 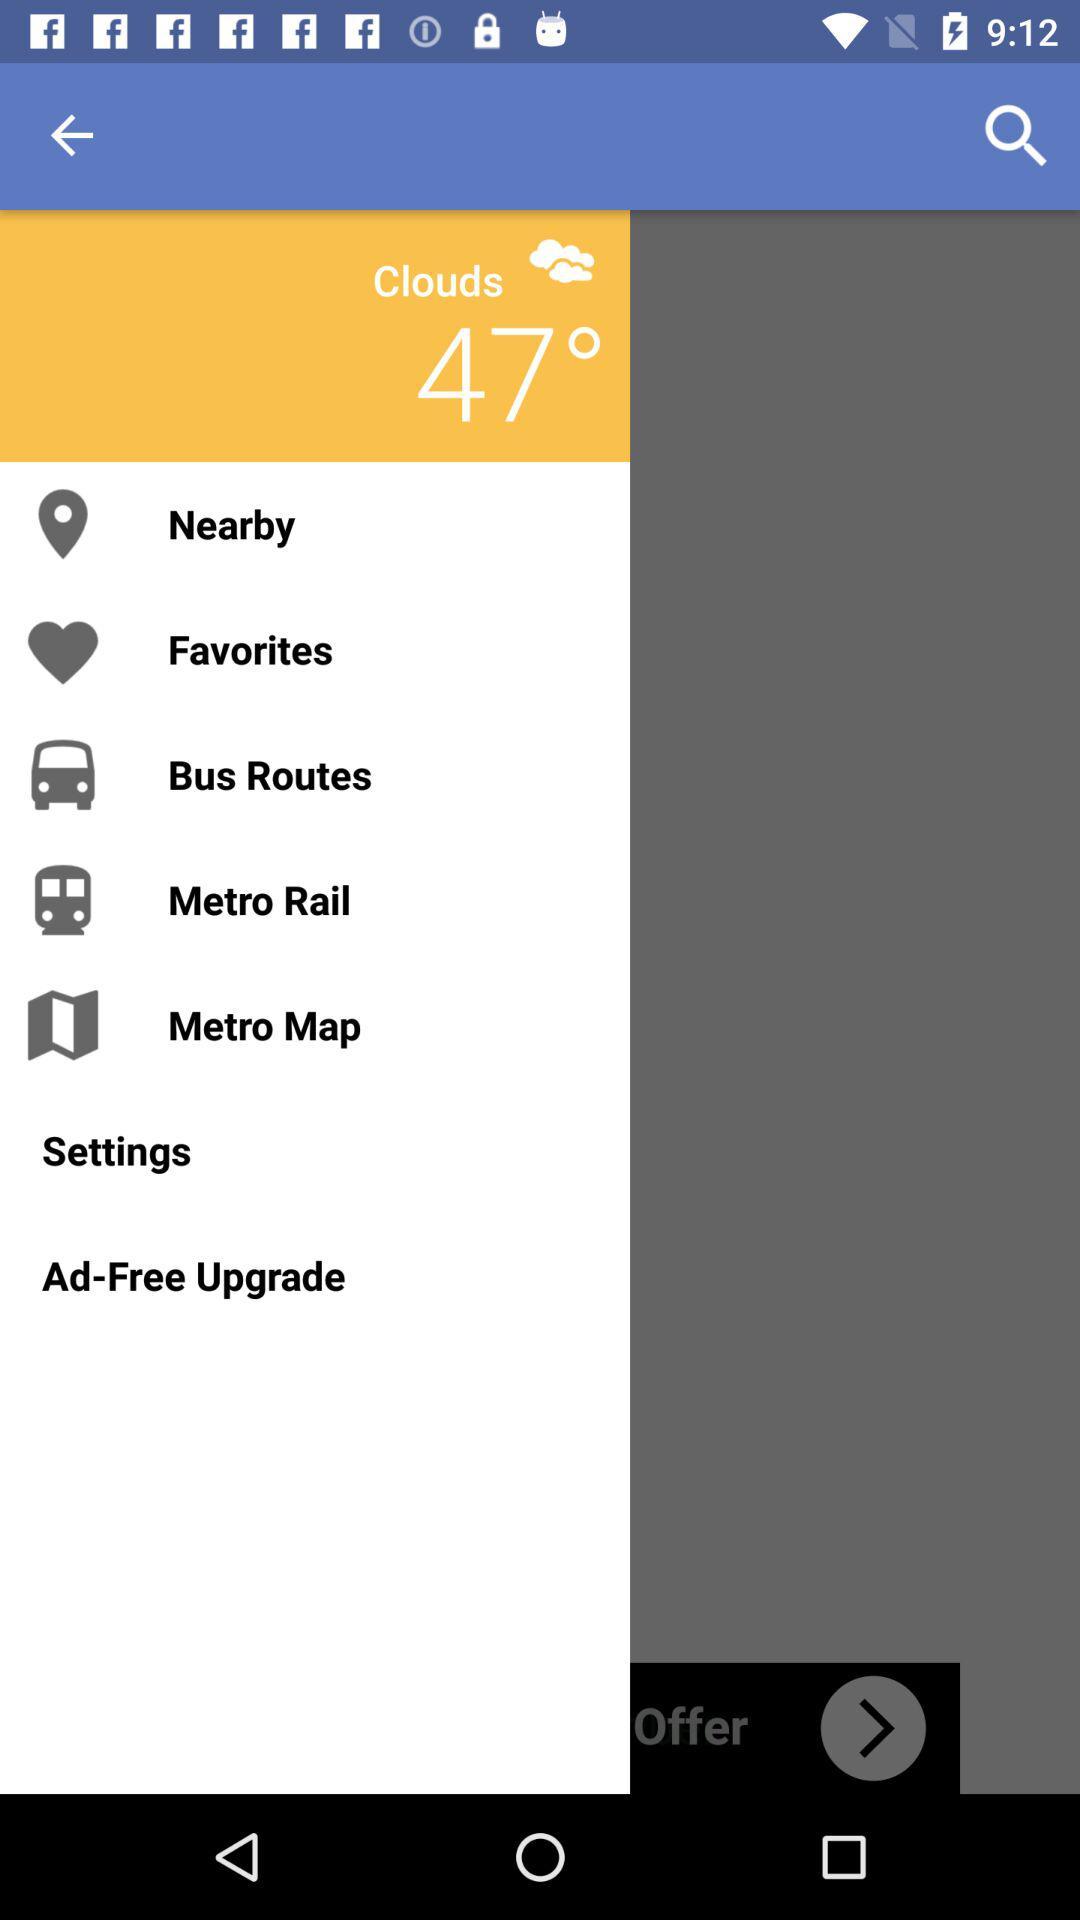 I want to click on ad-free upgrade item, so click(x=315, y=1274).